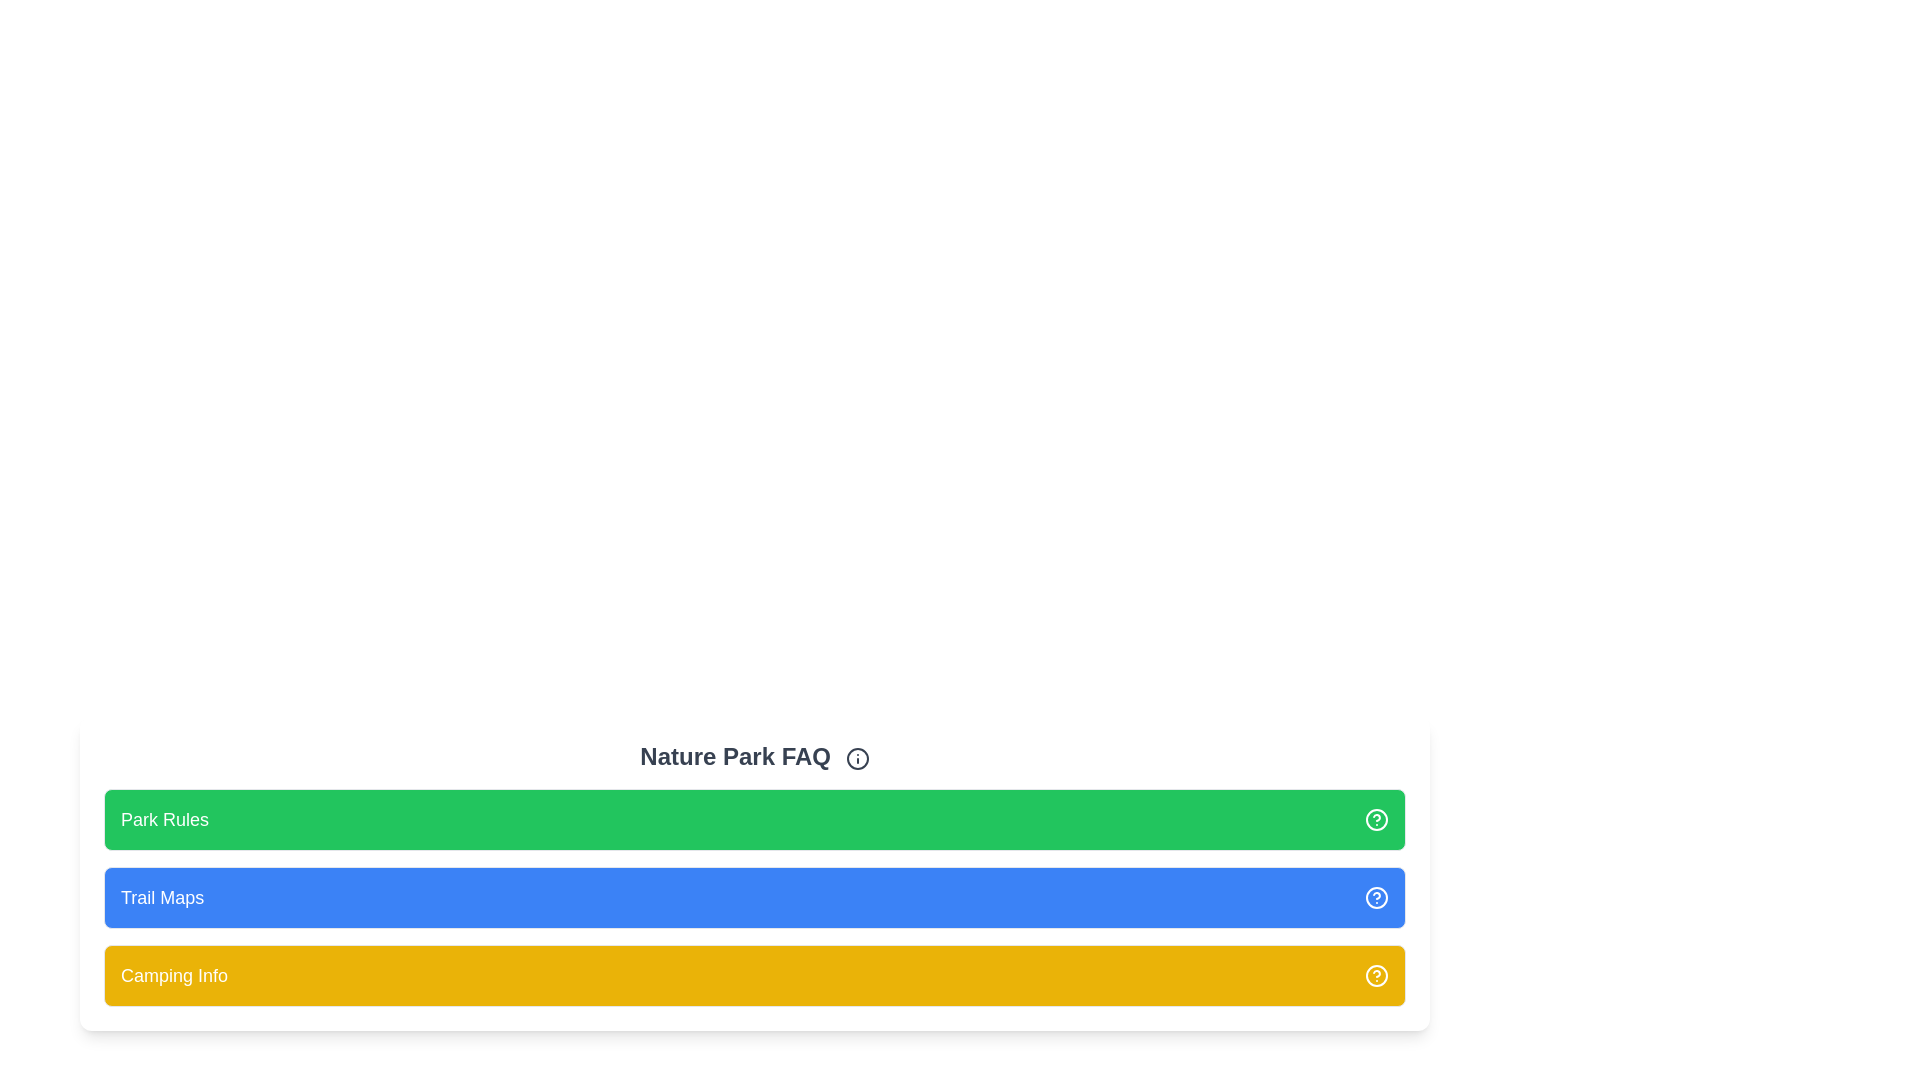 The image size is (1920, 1080). Describe the element at coordinates (753, 820) in the screenshot. I see `the green rectangular button labeled 'Park Rules' to see the park rules` at that location.